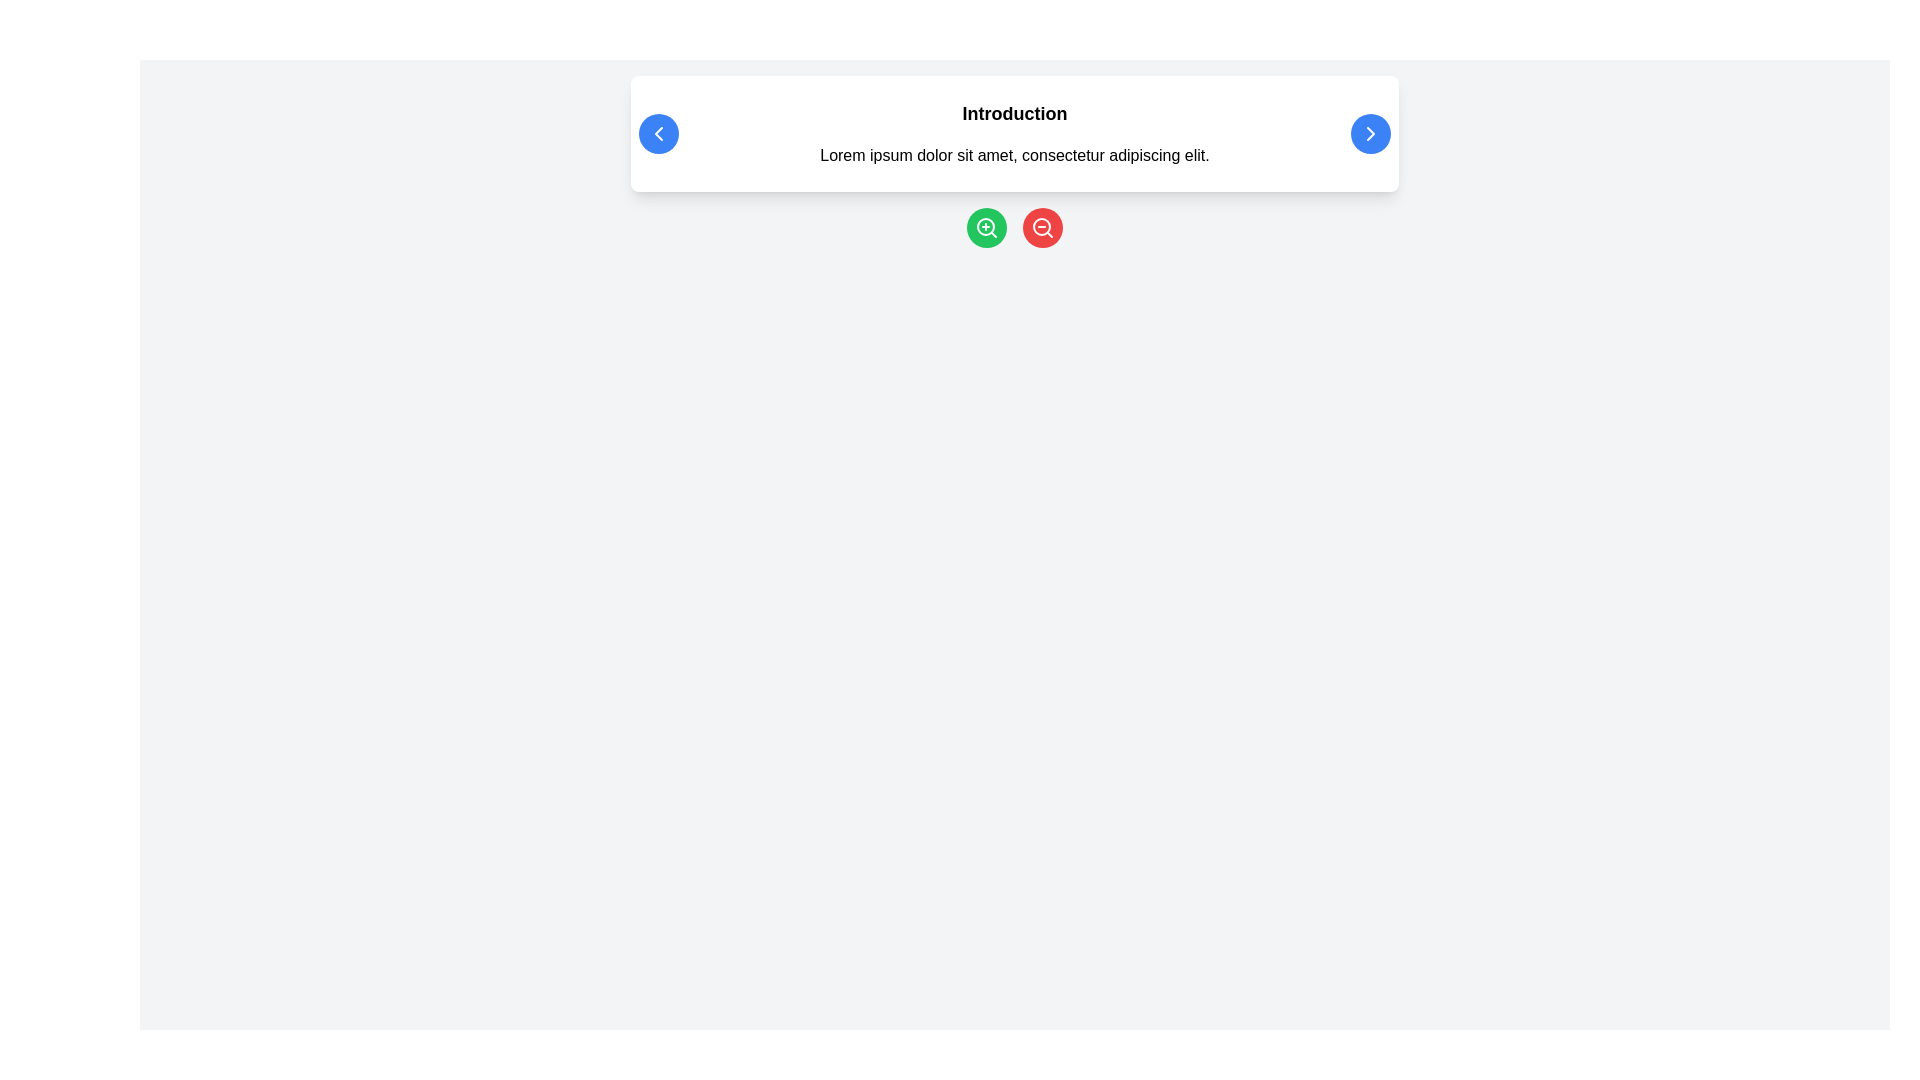  Describe the element at coordinates (1370, 134) in the screenshot. I see `the right-pointing chevron icon within the blue circular button located at the top-right corner of the white card` at that location.